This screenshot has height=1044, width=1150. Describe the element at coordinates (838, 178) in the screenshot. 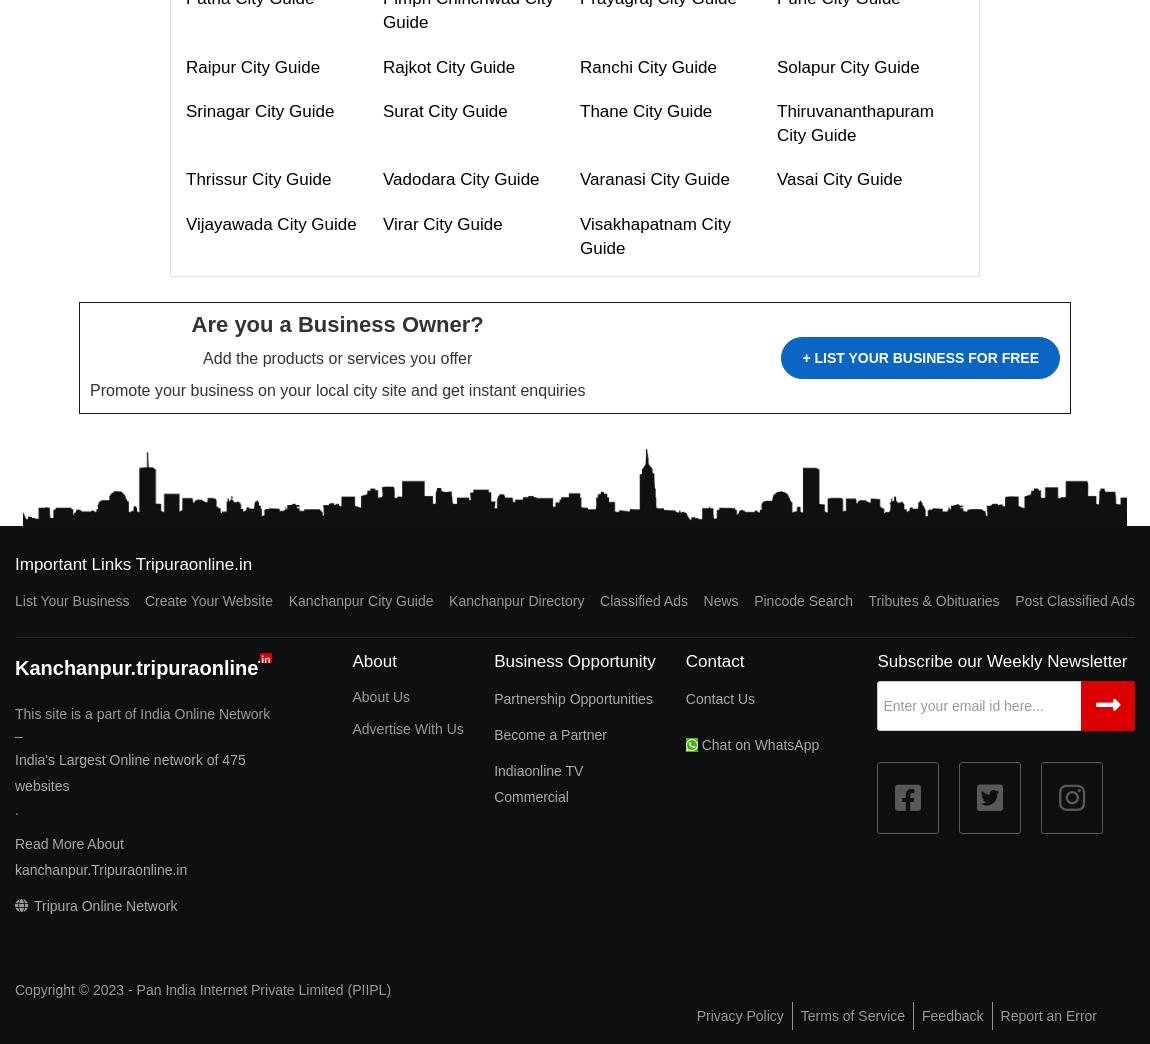

I see `'Vasai City Guide'` at that location.